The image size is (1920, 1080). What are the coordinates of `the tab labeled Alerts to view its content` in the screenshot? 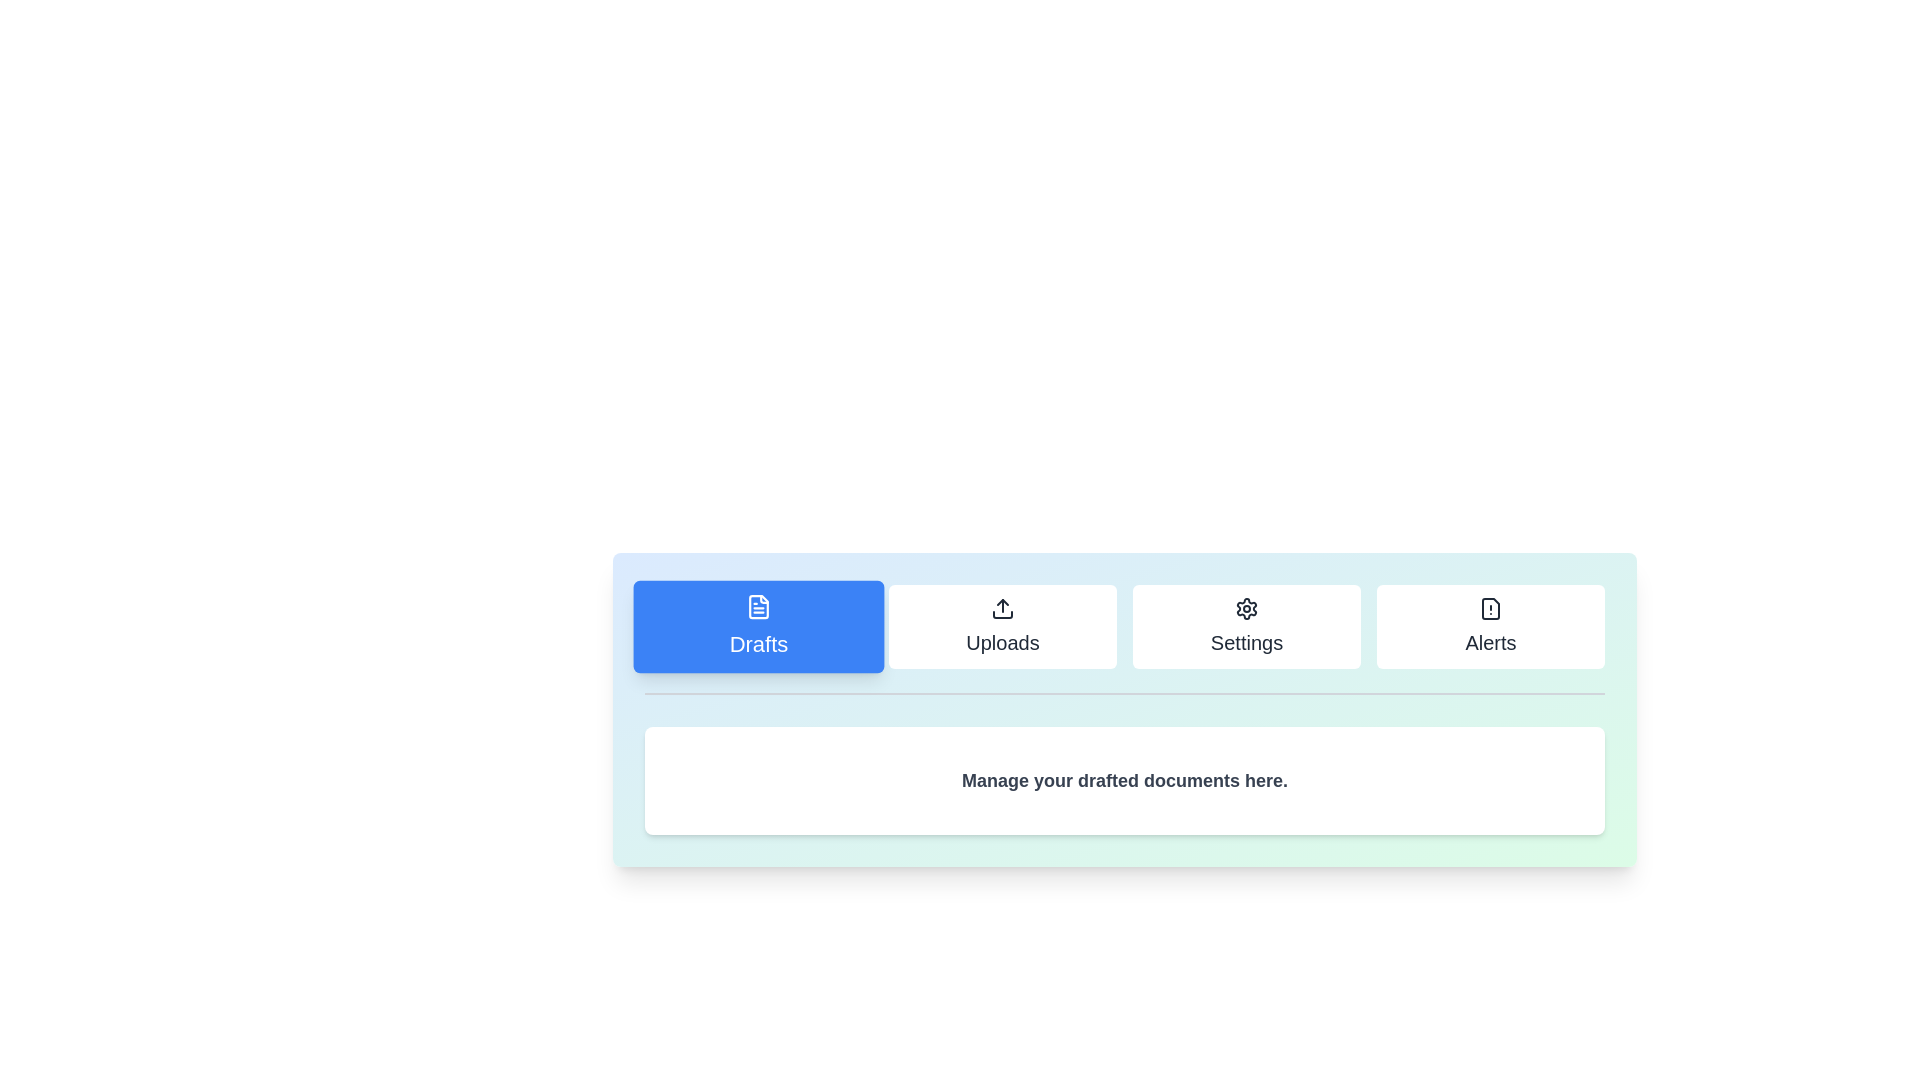 It's located at (1491, 626).